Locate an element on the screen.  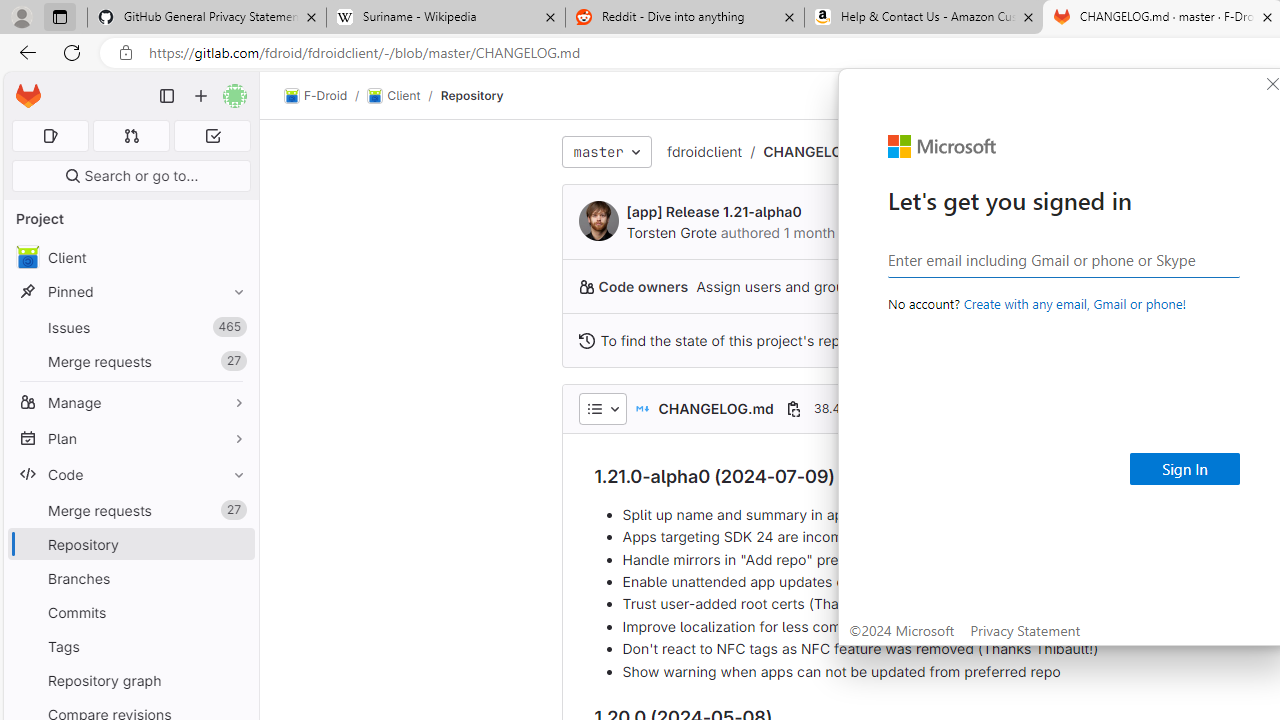
'Pin Tags' is located at coordinates (234, 646).